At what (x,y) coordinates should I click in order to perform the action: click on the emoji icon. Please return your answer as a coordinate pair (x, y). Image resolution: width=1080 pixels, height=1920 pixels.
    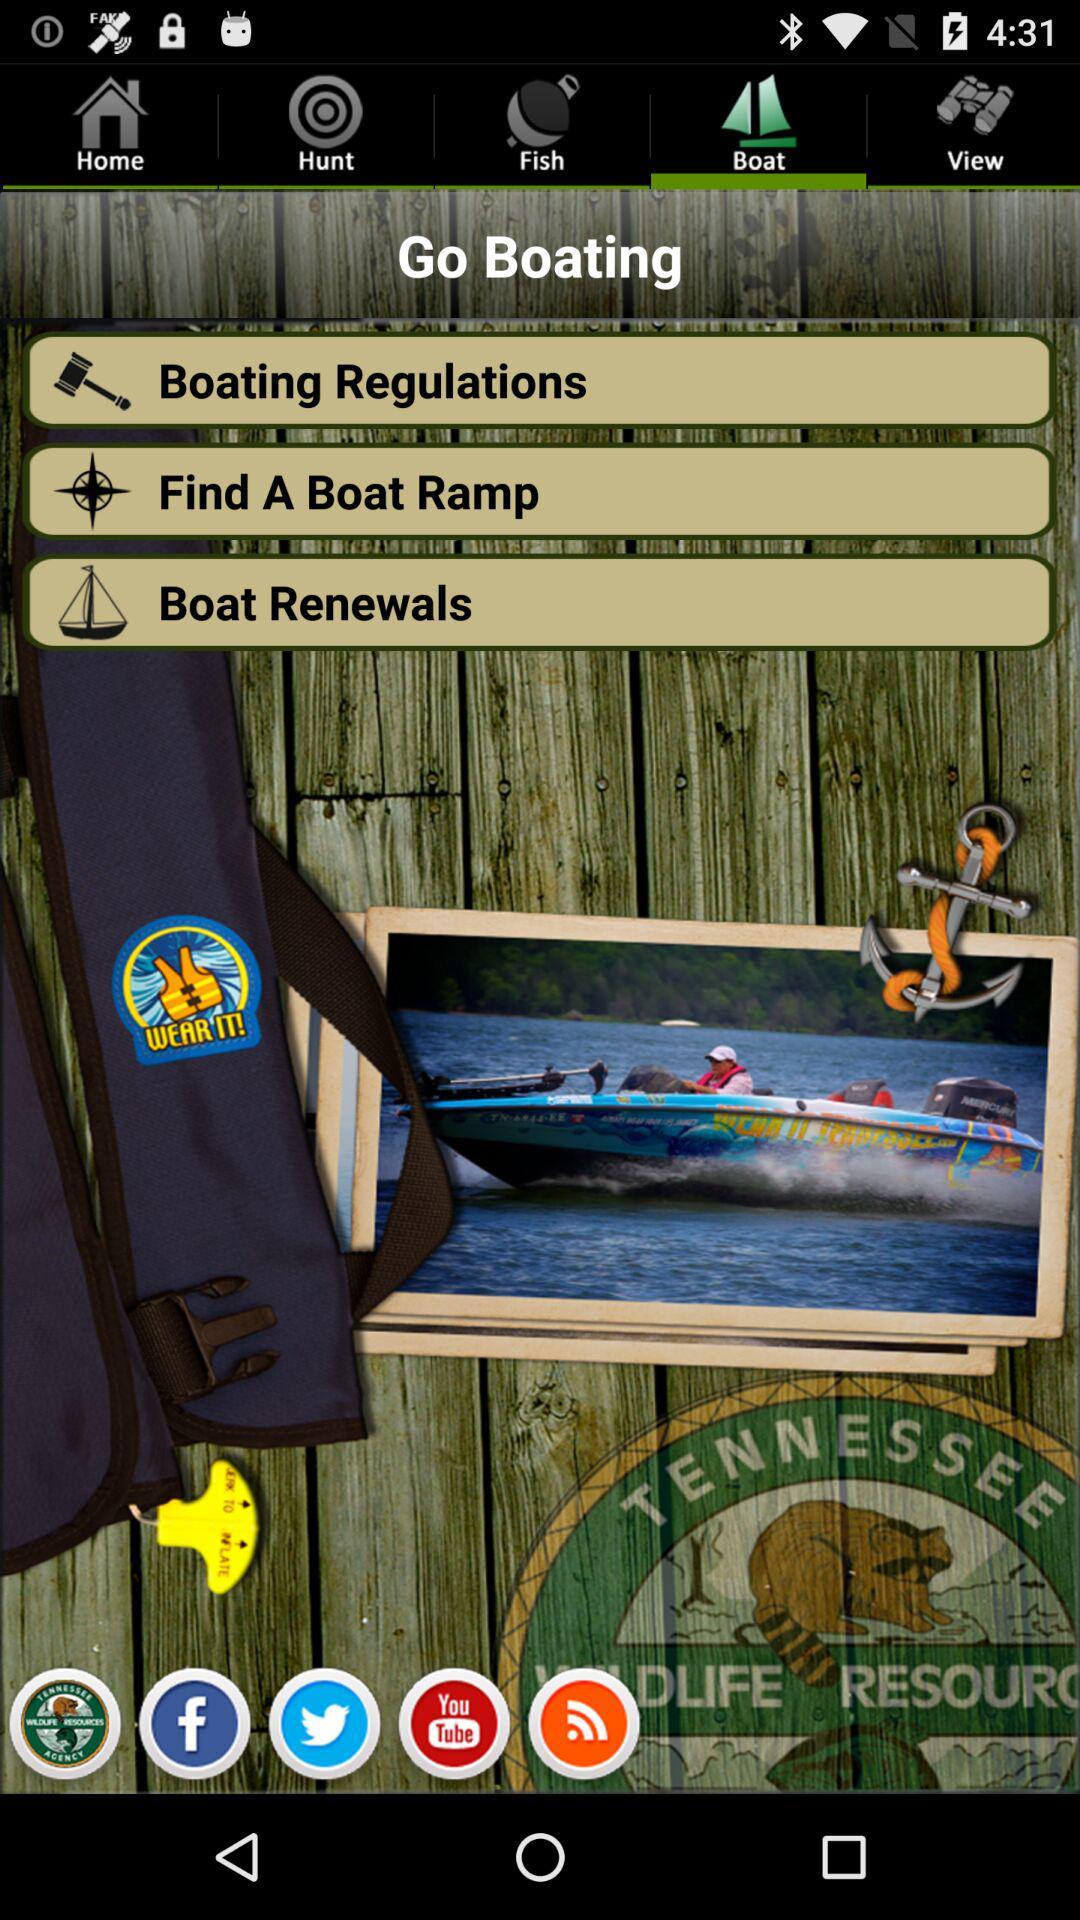
    Looking at the image, I should click on (454, 1849).